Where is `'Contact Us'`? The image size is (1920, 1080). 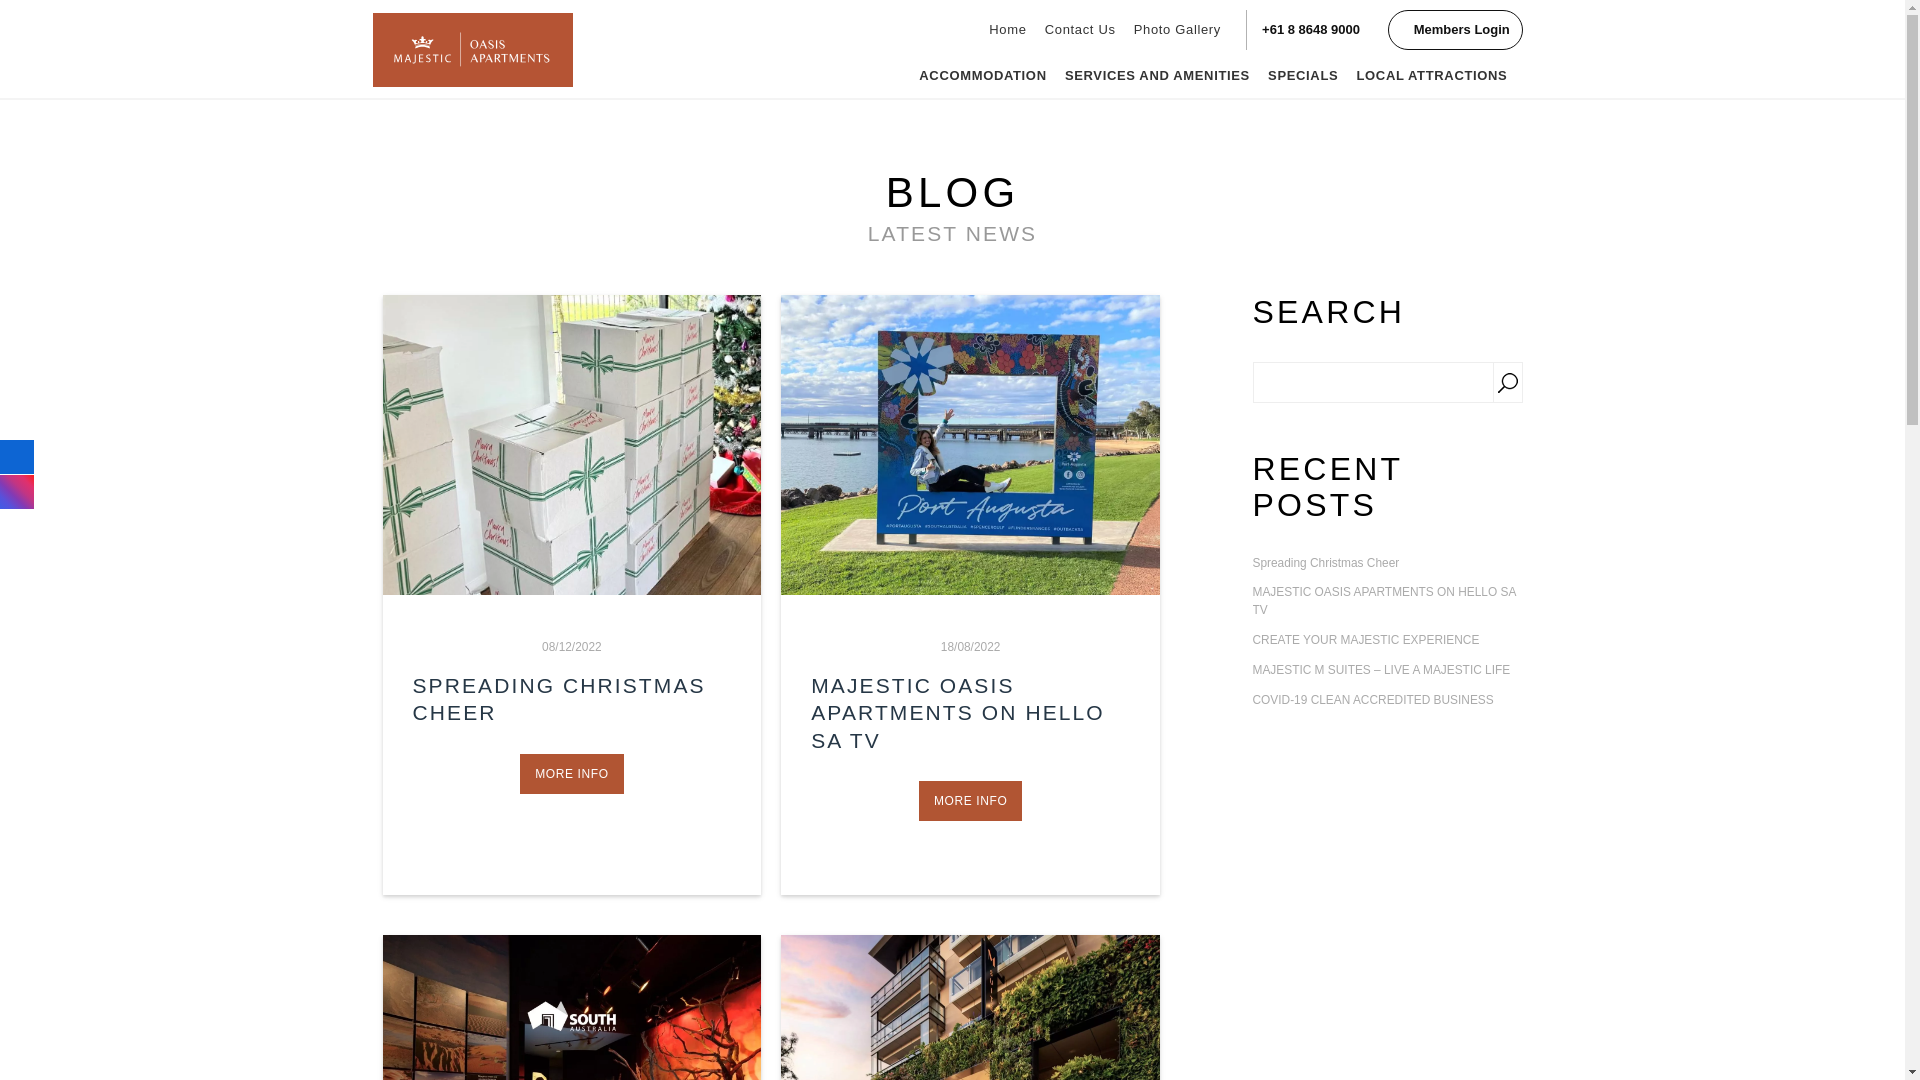 'Contact Us' is located at coordinates (1079, 30).